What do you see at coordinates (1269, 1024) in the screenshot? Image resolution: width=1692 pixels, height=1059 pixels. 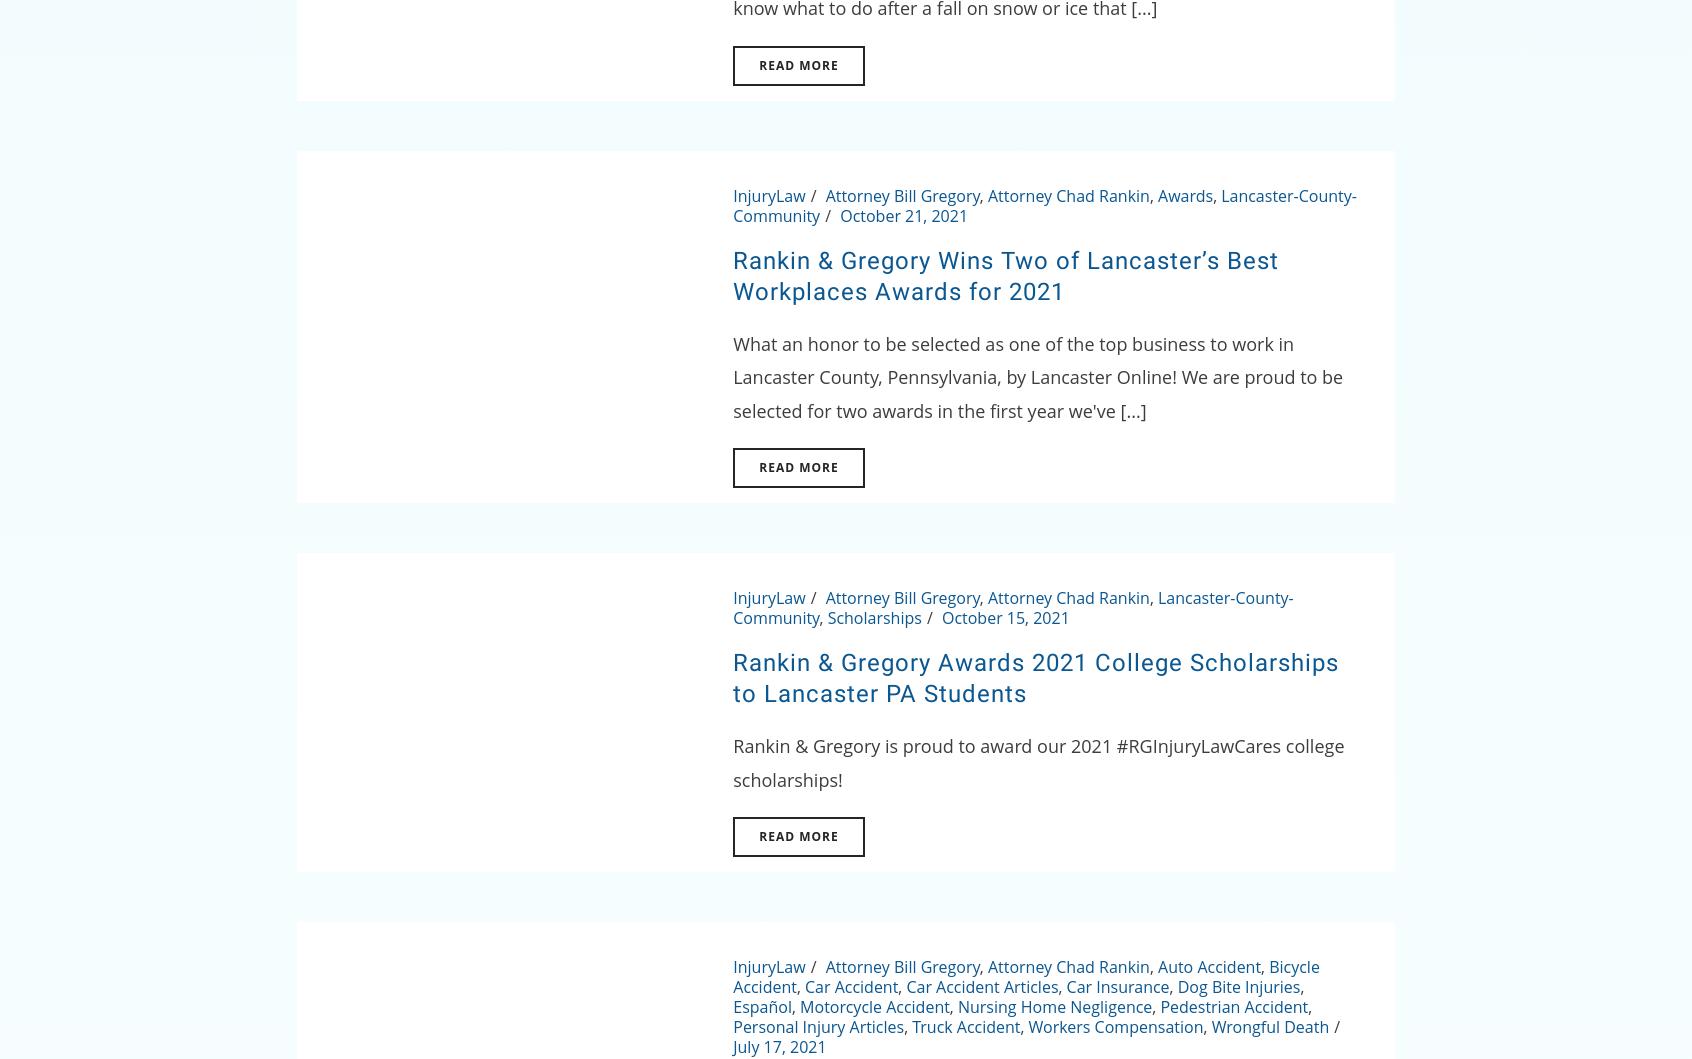 I see `'Wrongful Death'` at bounding box center [1269, 1024].